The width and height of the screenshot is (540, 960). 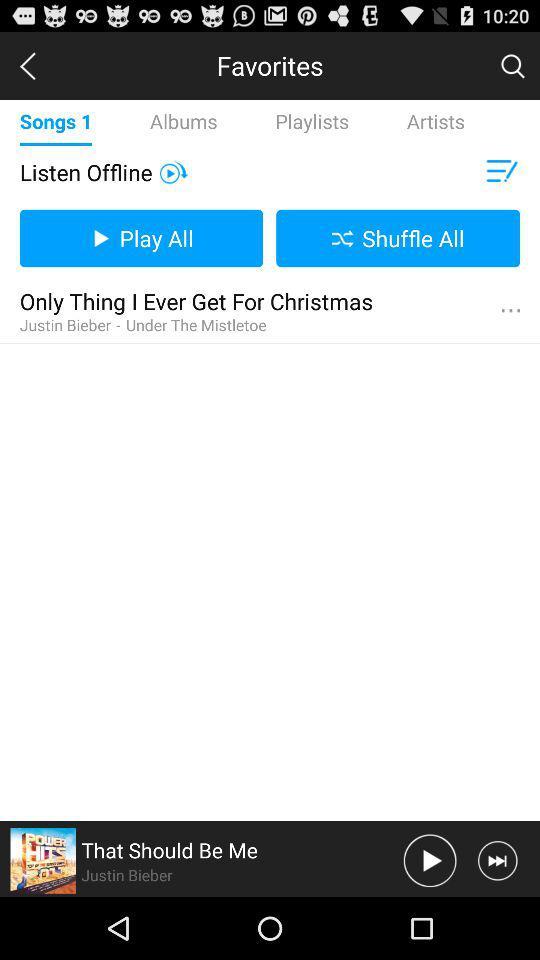 What do you see at coordinates (499, 171) in the screenshot?
I see `open menu` at bounding box center [499, 171].